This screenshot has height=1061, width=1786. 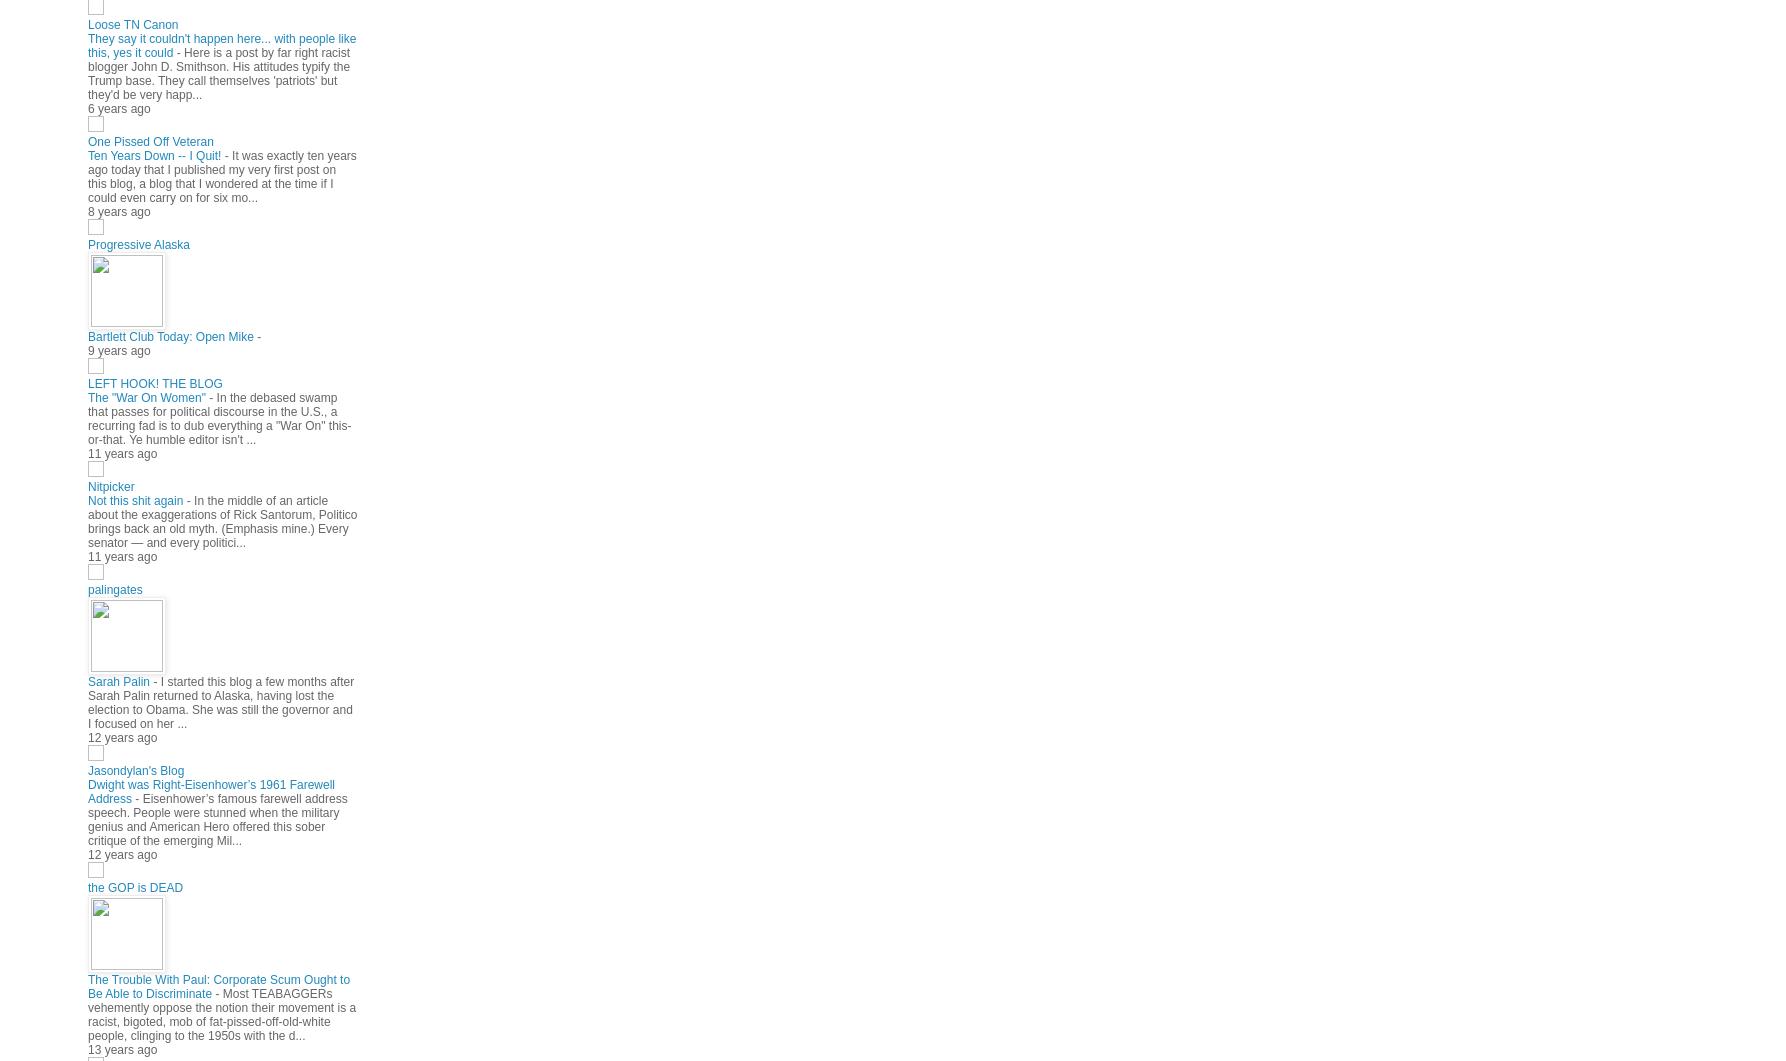 What do you see at coordinates (220, 44) in the screenshot?
I see `'They say it couldn't happen here... with people like this, yes it could'` at bounding box center [220, 44].